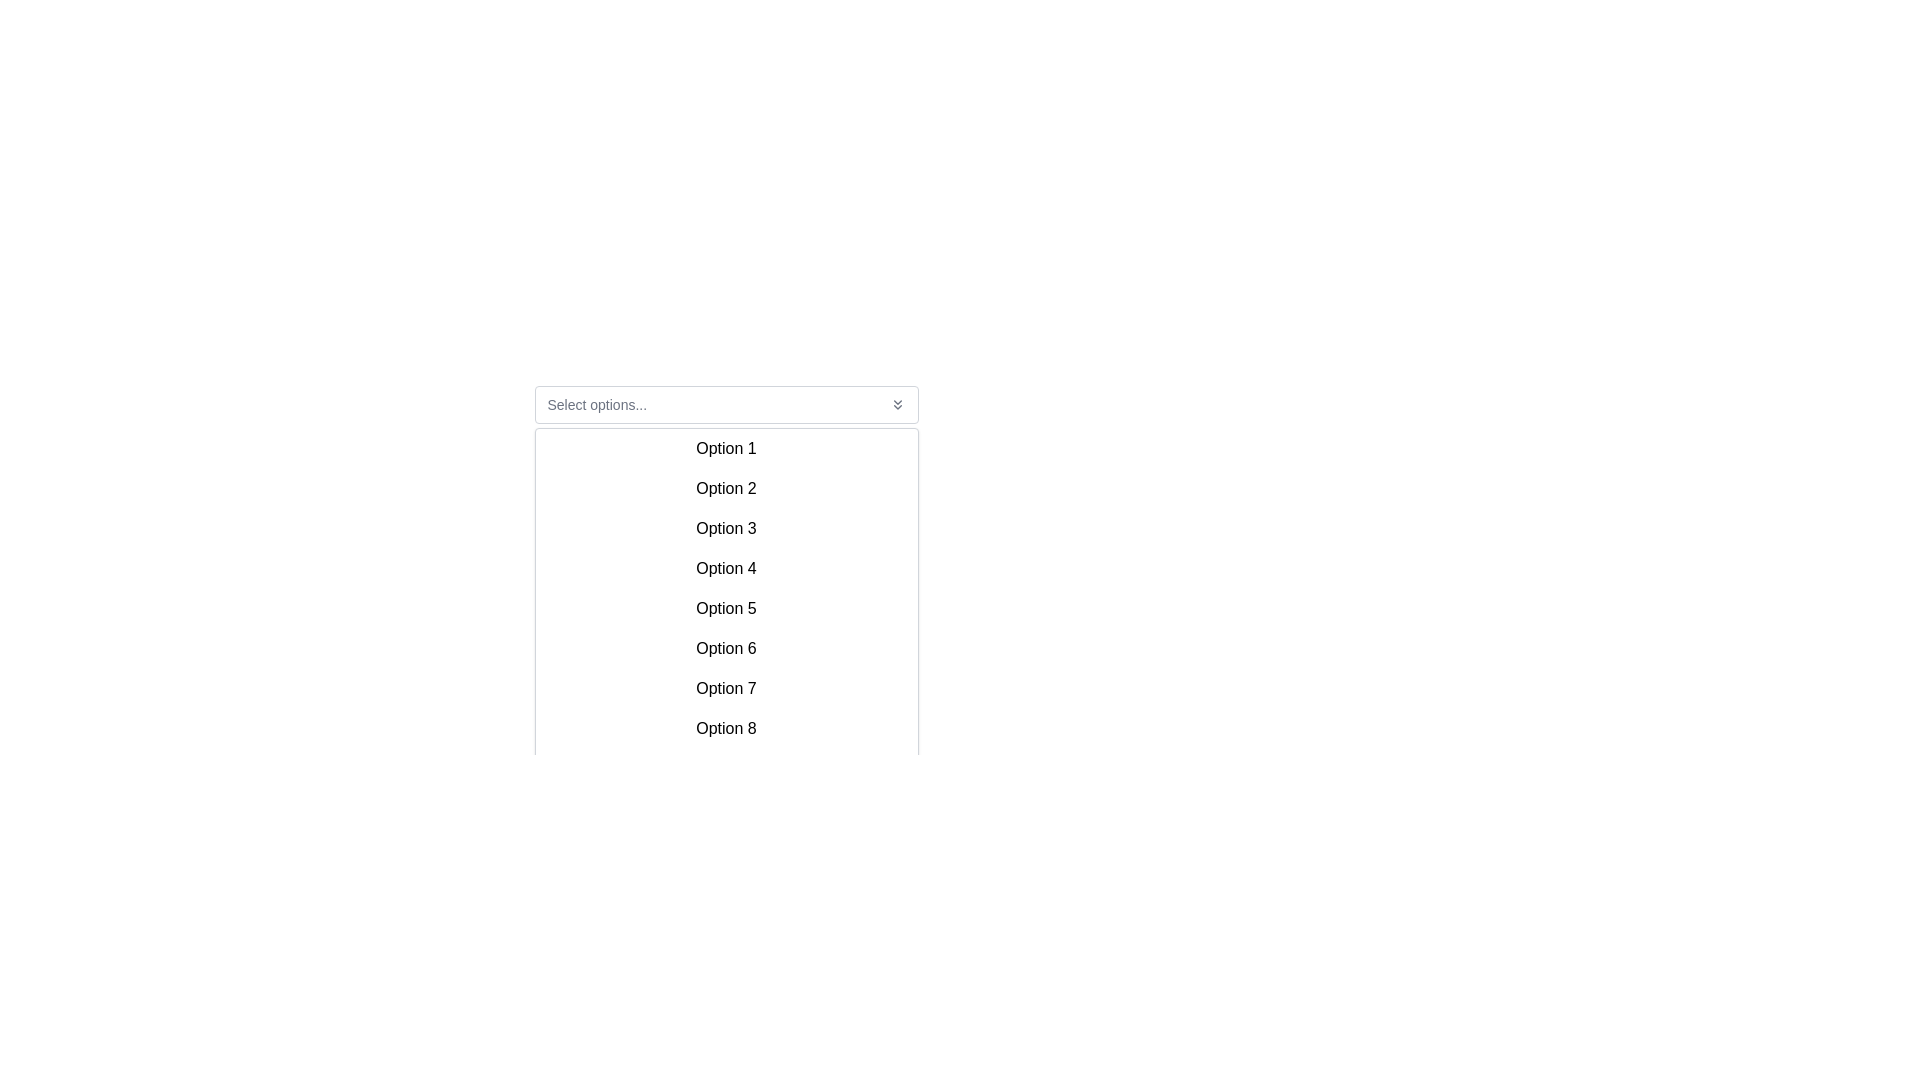 The image size is (1920, 1080). Describe the element at coordinates (725, 608) in the screenshot. I see `the fifth item in the dropdown menu, which is a selectable option that likely changes a selection or triggers a related action when interacted with` at that location.